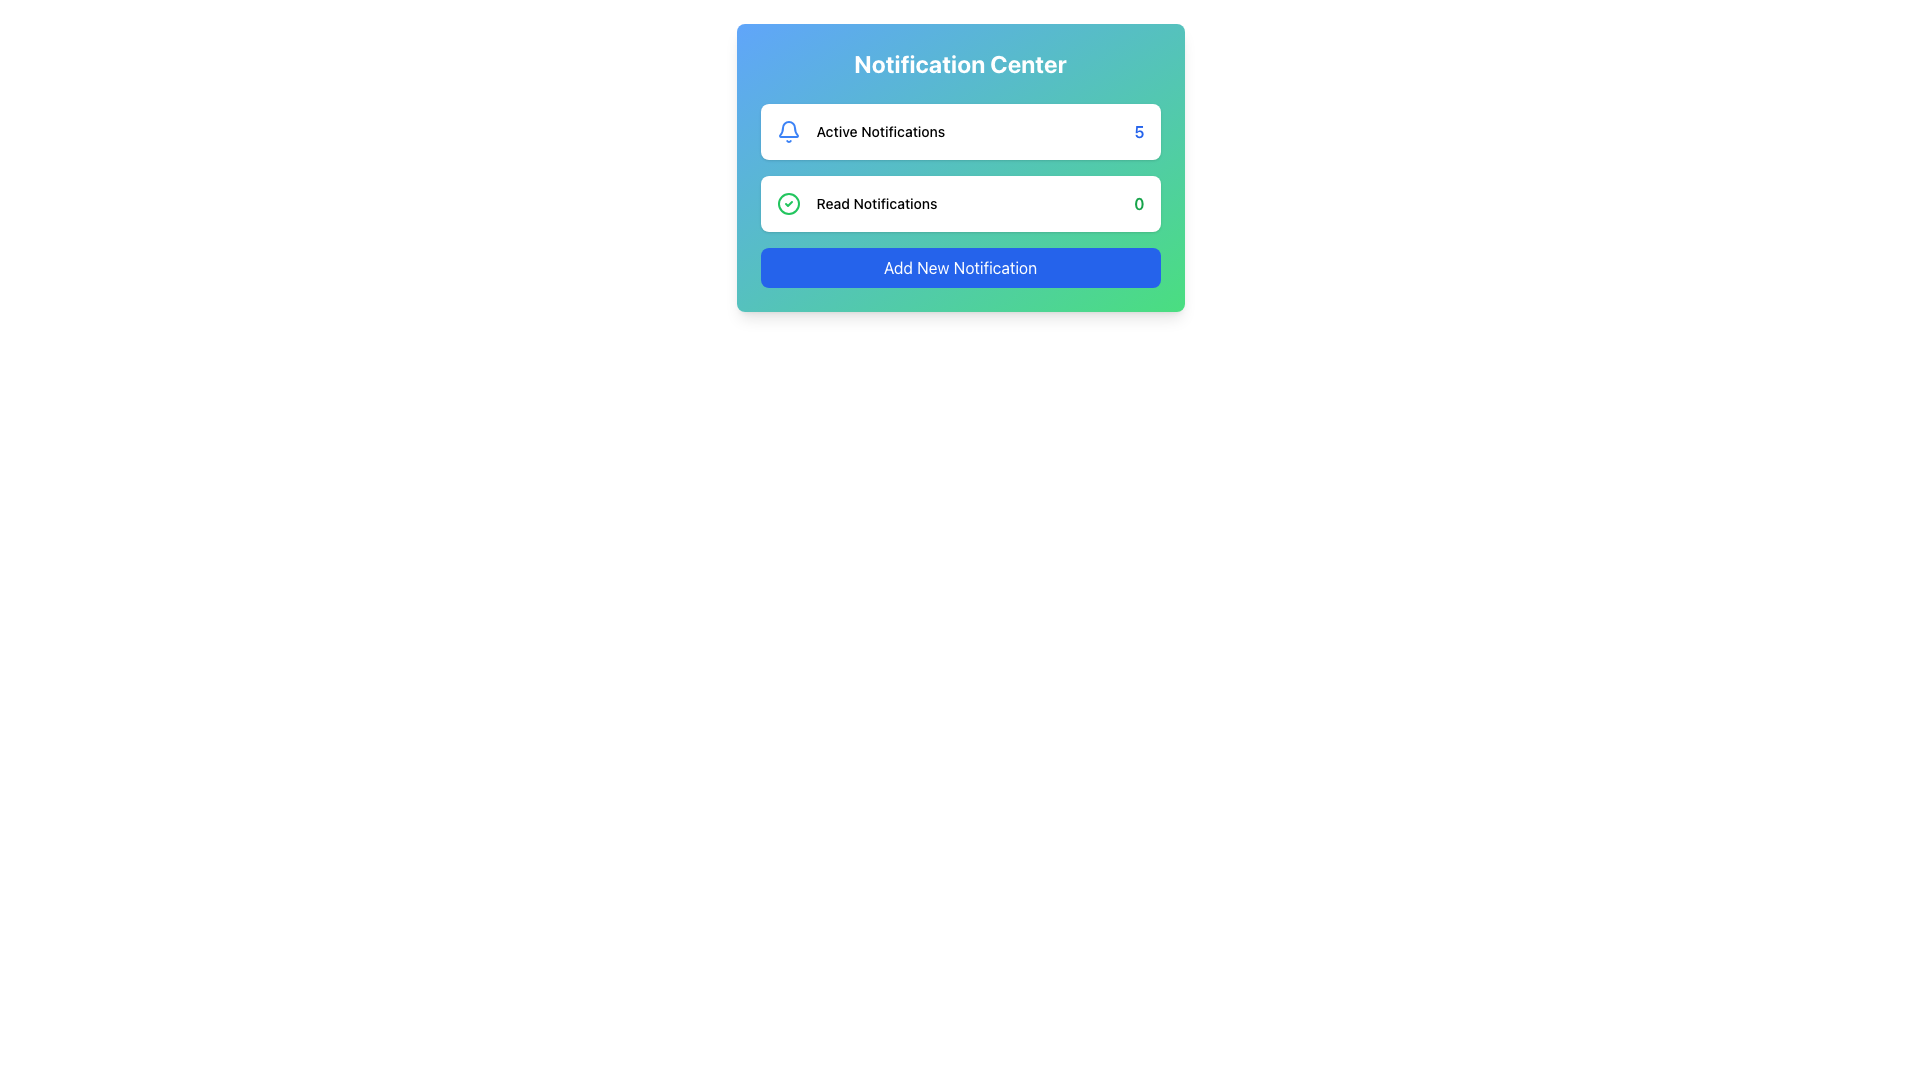 This screenshot has width=1920, height=1080. What do you see at coordinates (857, 204) in the screenshot?
I see `'Read Notifications' text label which is paired with a green checkmark icon, positioned second in the list of notification statuses` at bounding box center [857, 204].